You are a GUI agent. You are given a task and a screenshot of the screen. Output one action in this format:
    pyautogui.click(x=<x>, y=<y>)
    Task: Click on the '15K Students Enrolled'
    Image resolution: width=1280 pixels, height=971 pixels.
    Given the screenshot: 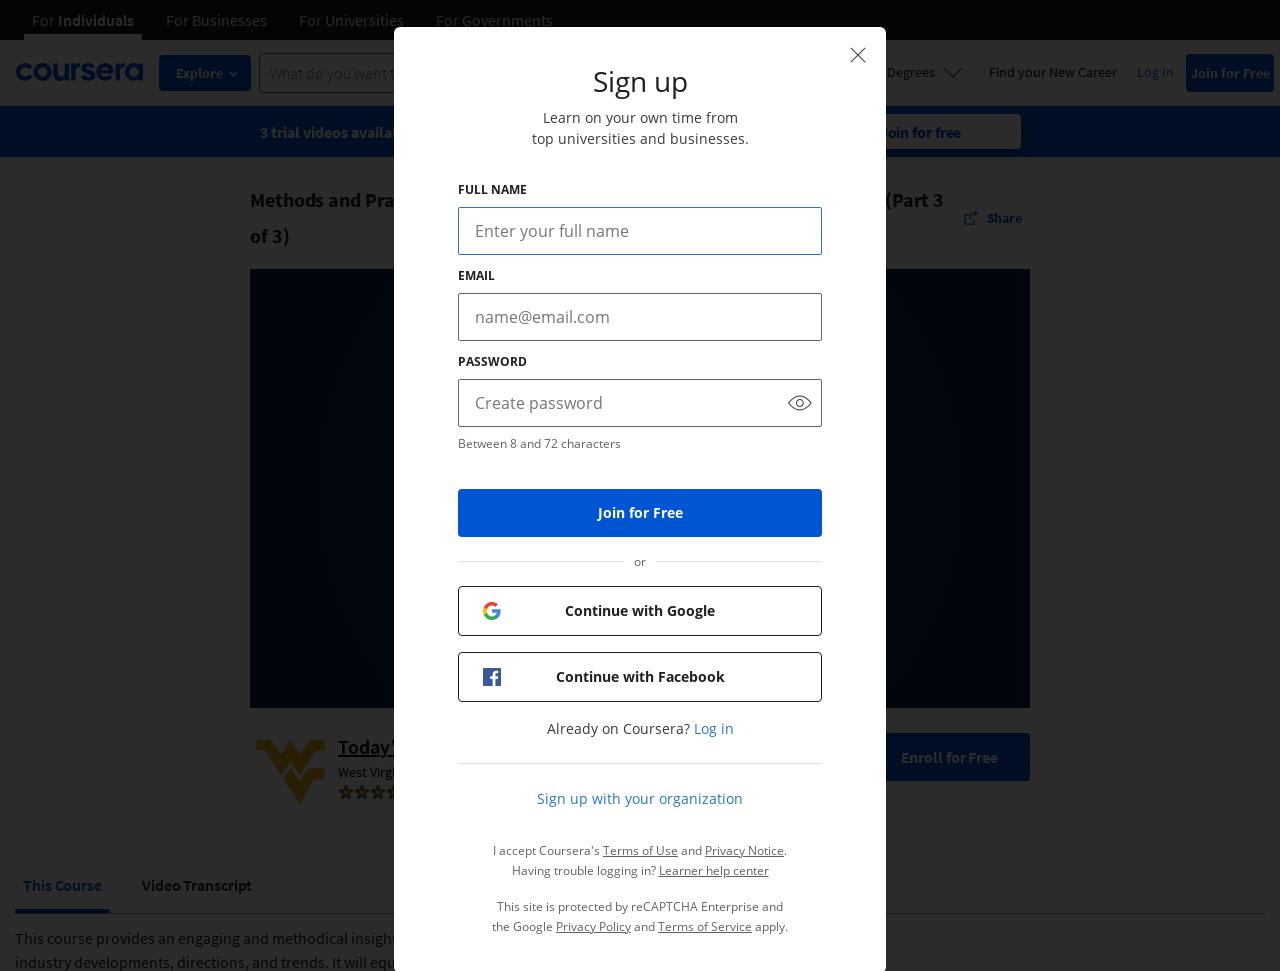 What is the action you would take?
    pyautogui.click(x=594, y=793)
    